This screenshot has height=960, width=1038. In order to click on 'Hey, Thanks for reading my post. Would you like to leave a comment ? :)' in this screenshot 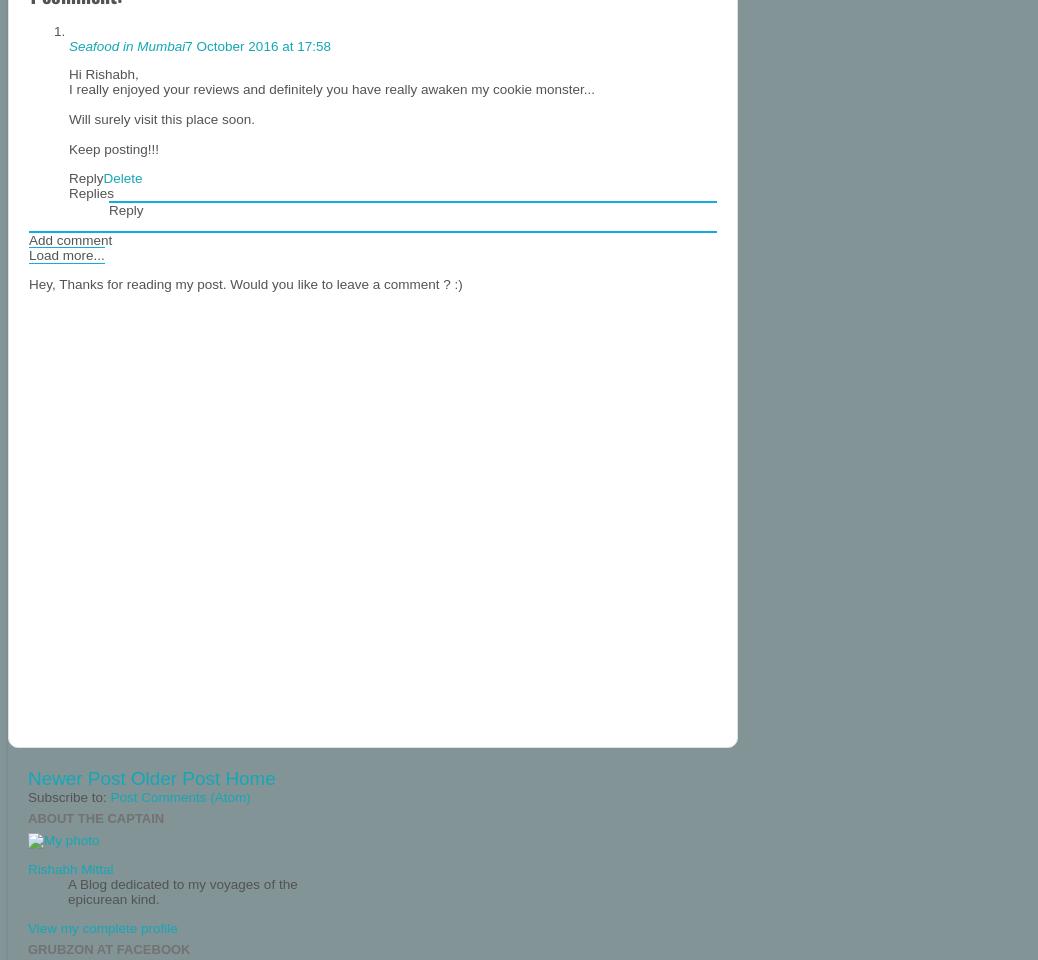, I will do `click(27, 282)`.